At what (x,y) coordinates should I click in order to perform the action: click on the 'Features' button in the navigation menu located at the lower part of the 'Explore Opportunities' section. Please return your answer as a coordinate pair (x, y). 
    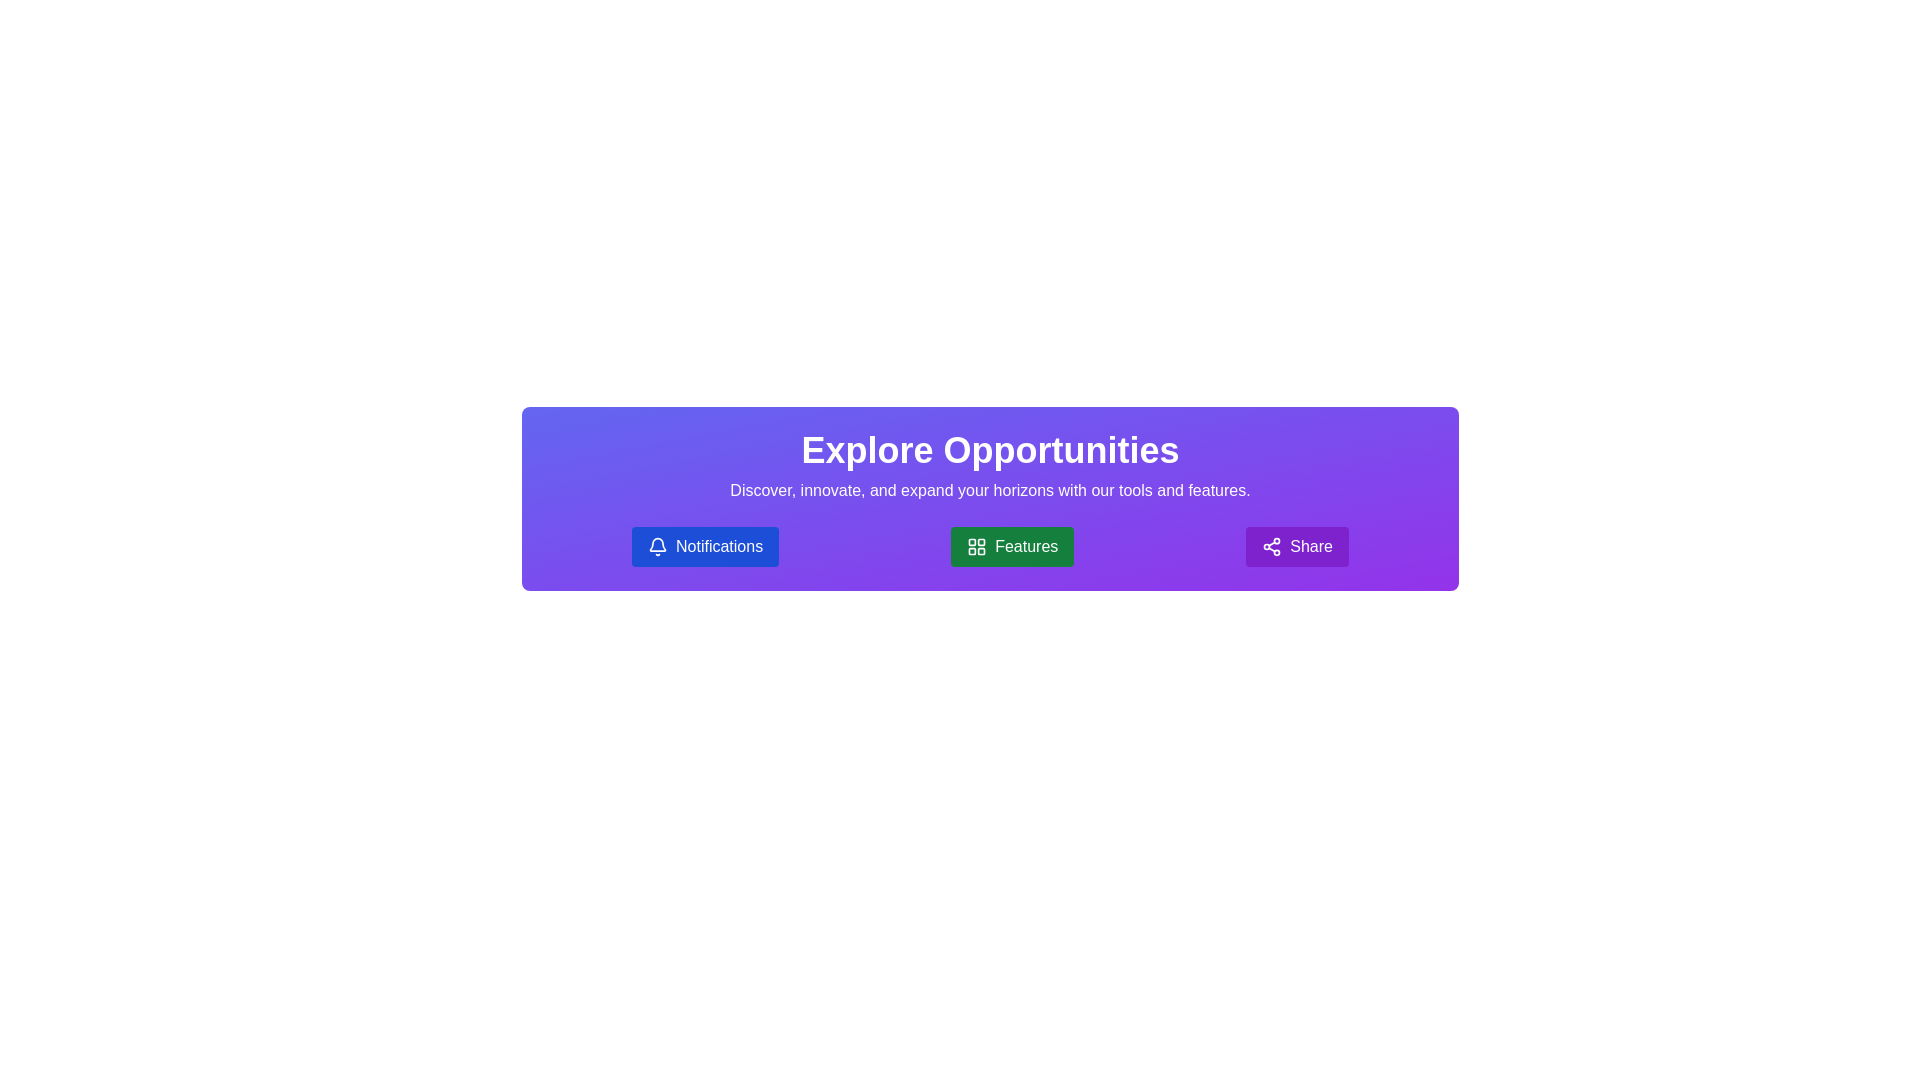
    Looking at the image, I should click on (990, 547).